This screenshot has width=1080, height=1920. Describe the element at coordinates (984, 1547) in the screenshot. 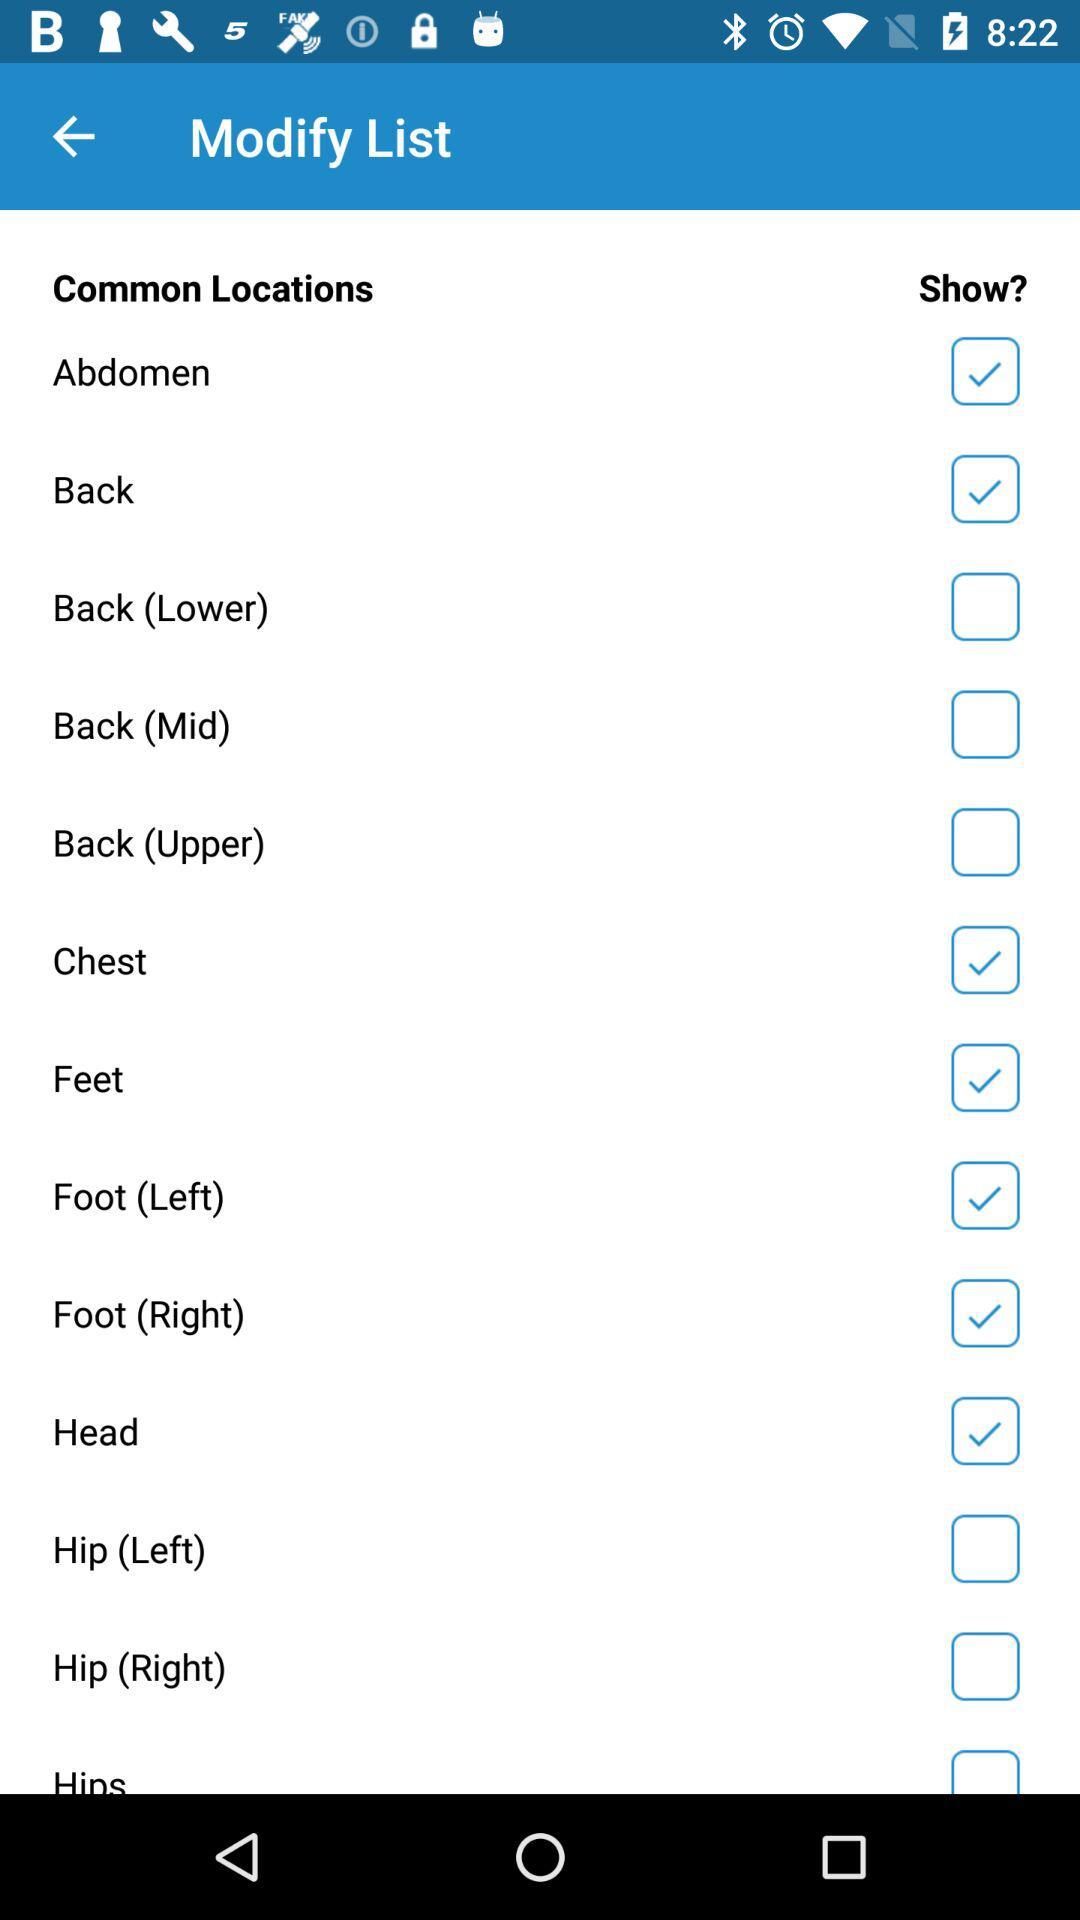

I see `show hip left` at that location.